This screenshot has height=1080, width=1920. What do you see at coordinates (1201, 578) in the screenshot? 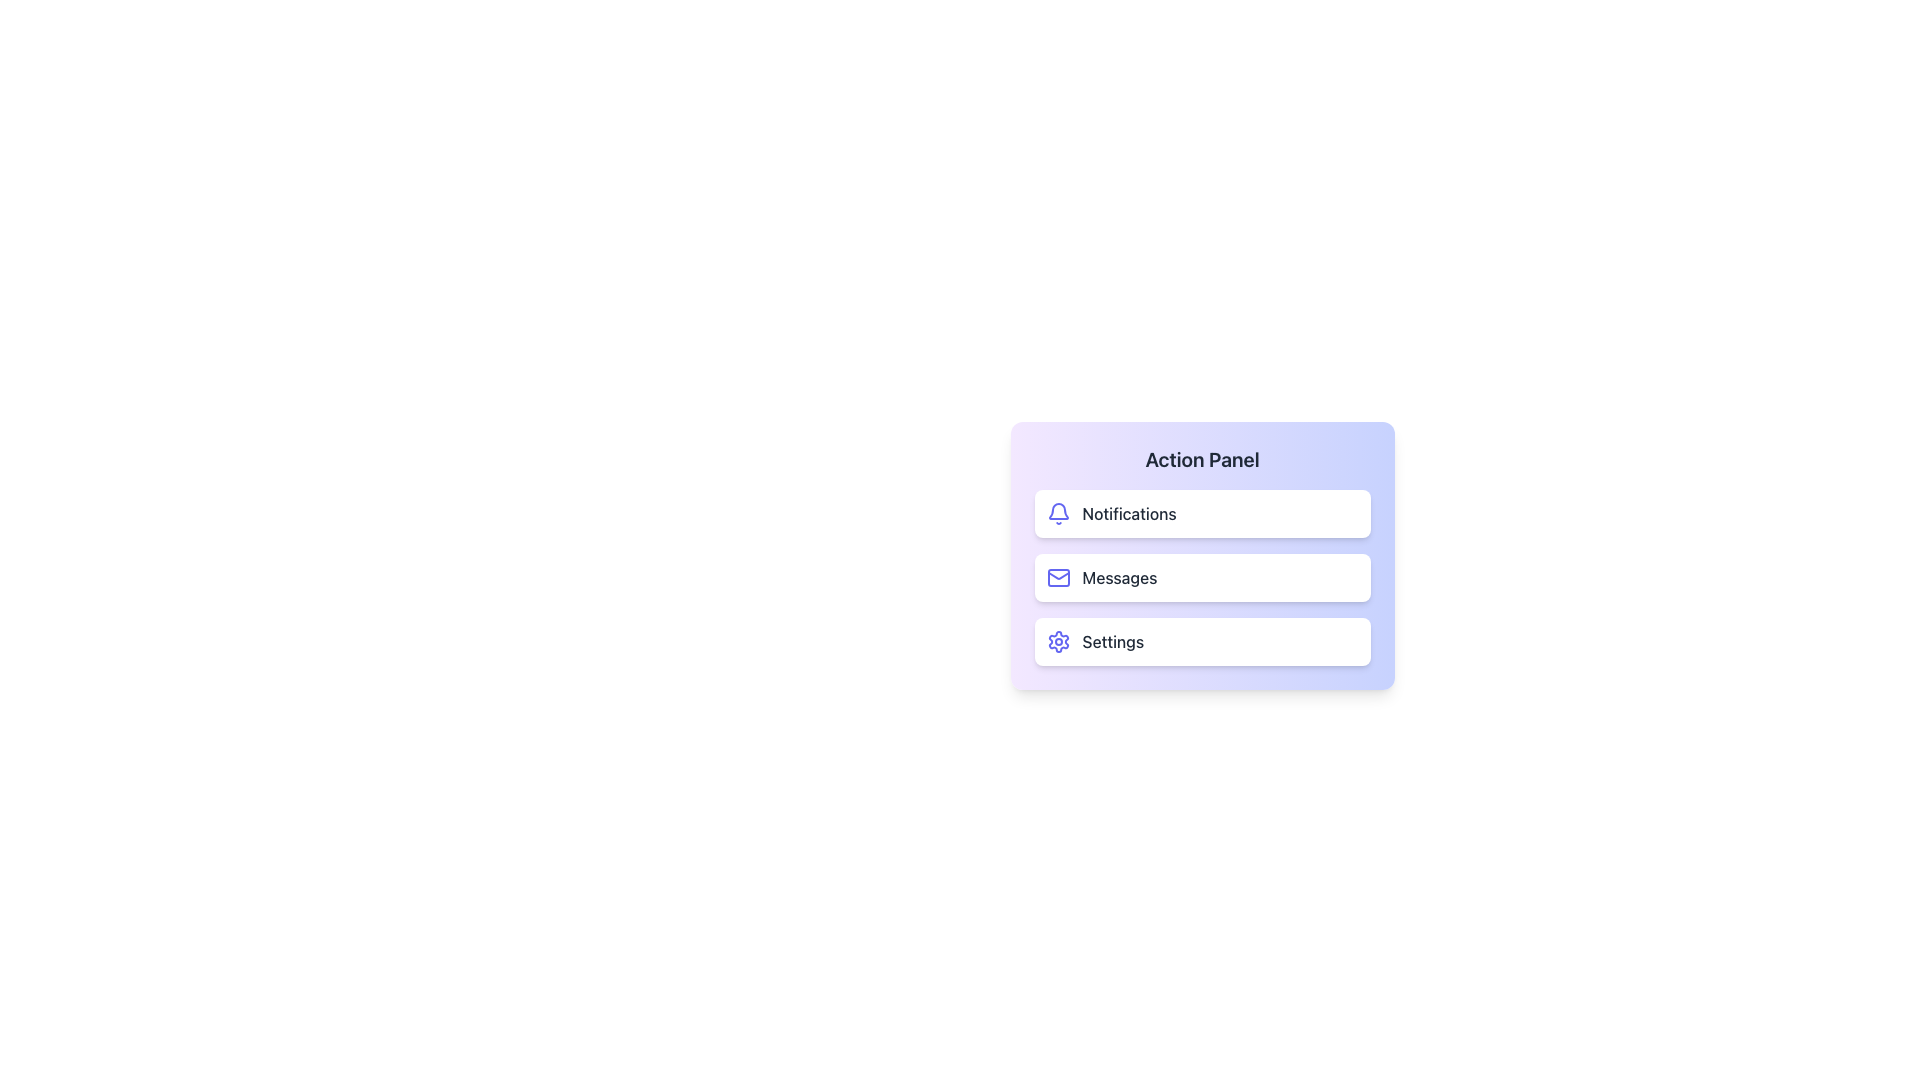
I see `the 'Messages' button located in the 'Action Panel' between the 'Notifications' and 'Settings' buttons` at bounding box center [1201, 578].